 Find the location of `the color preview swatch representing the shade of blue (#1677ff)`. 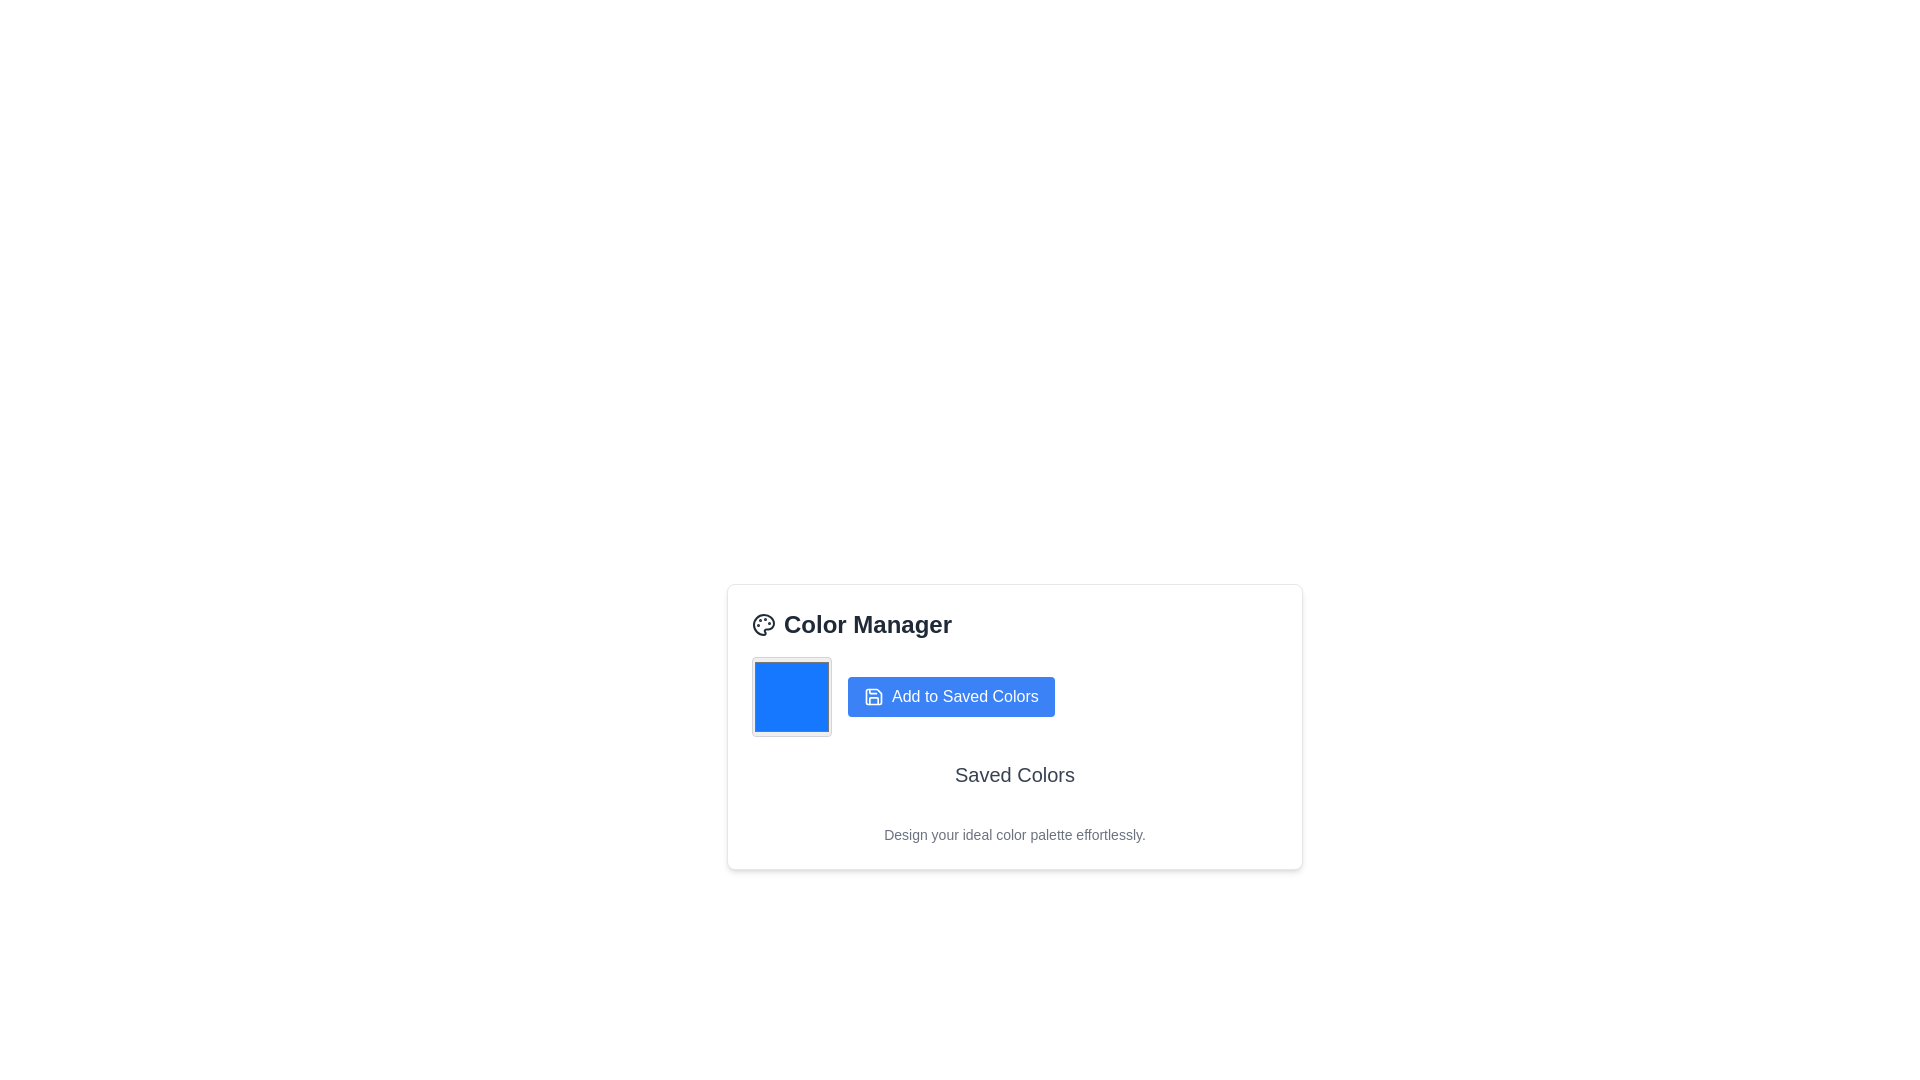

the color preview swatch representing the shade of blue (#1677ff) is located at coordinates (791, 696).